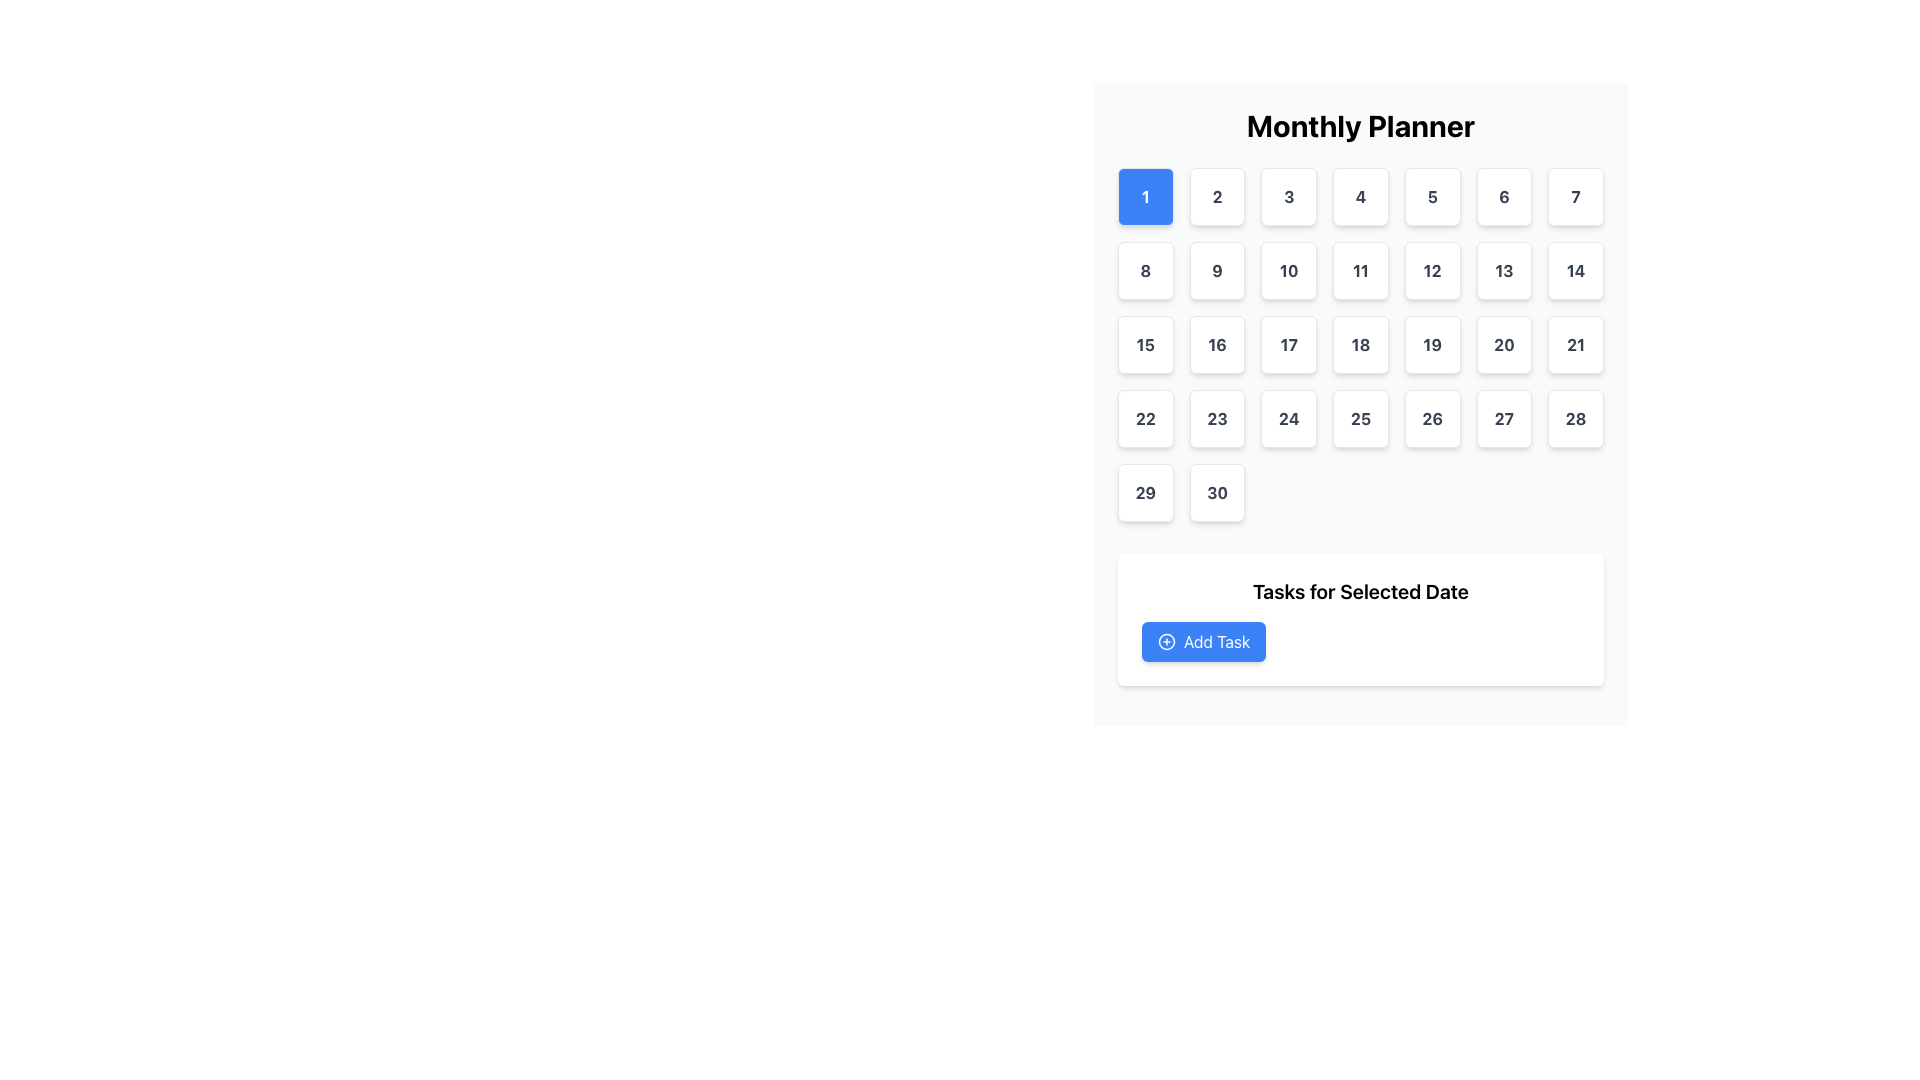 This screenshot has width=1920, height=1080. I want to click on the 'Add Task' button, which features white text on a blue background, located below the 'Tasks for Selected Date' section, so click(1216, 641).